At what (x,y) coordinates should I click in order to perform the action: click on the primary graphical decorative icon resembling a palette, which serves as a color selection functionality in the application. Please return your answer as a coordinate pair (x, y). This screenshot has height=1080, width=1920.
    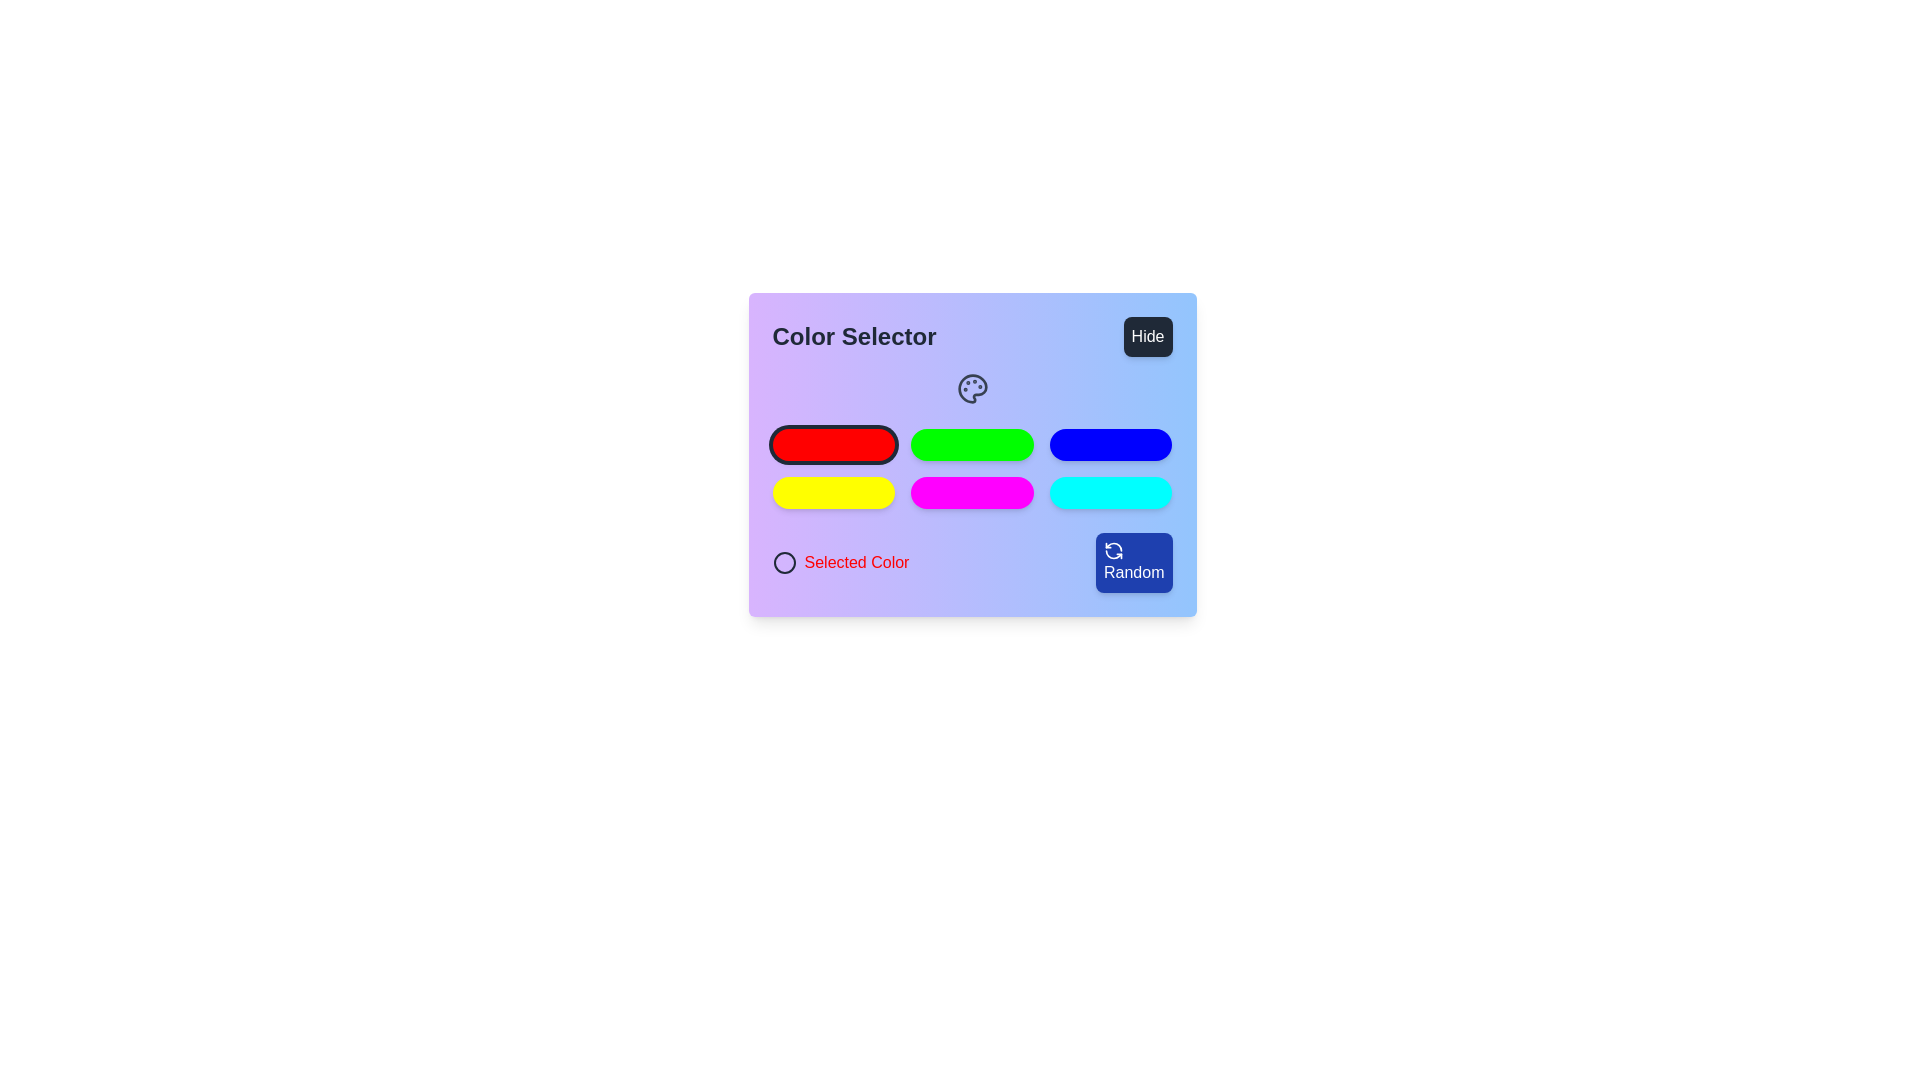
    Looking at the image, I should click on (972, 389).